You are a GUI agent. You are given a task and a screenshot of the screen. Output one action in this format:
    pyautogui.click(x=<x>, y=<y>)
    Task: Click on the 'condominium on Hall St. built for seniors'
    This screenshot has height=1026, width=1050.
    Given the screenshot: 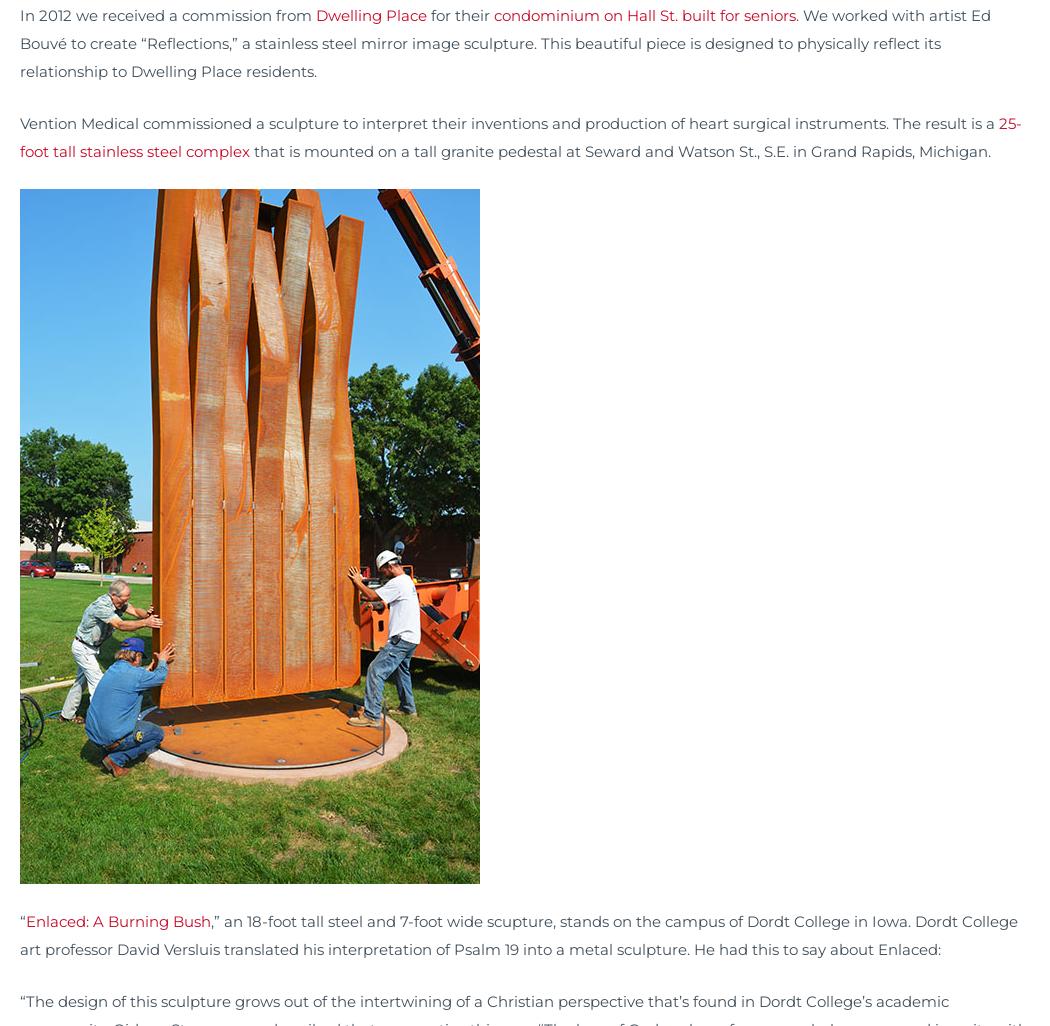 What is the action you would take?
    pyautogui.click(x=493, y=15)
    